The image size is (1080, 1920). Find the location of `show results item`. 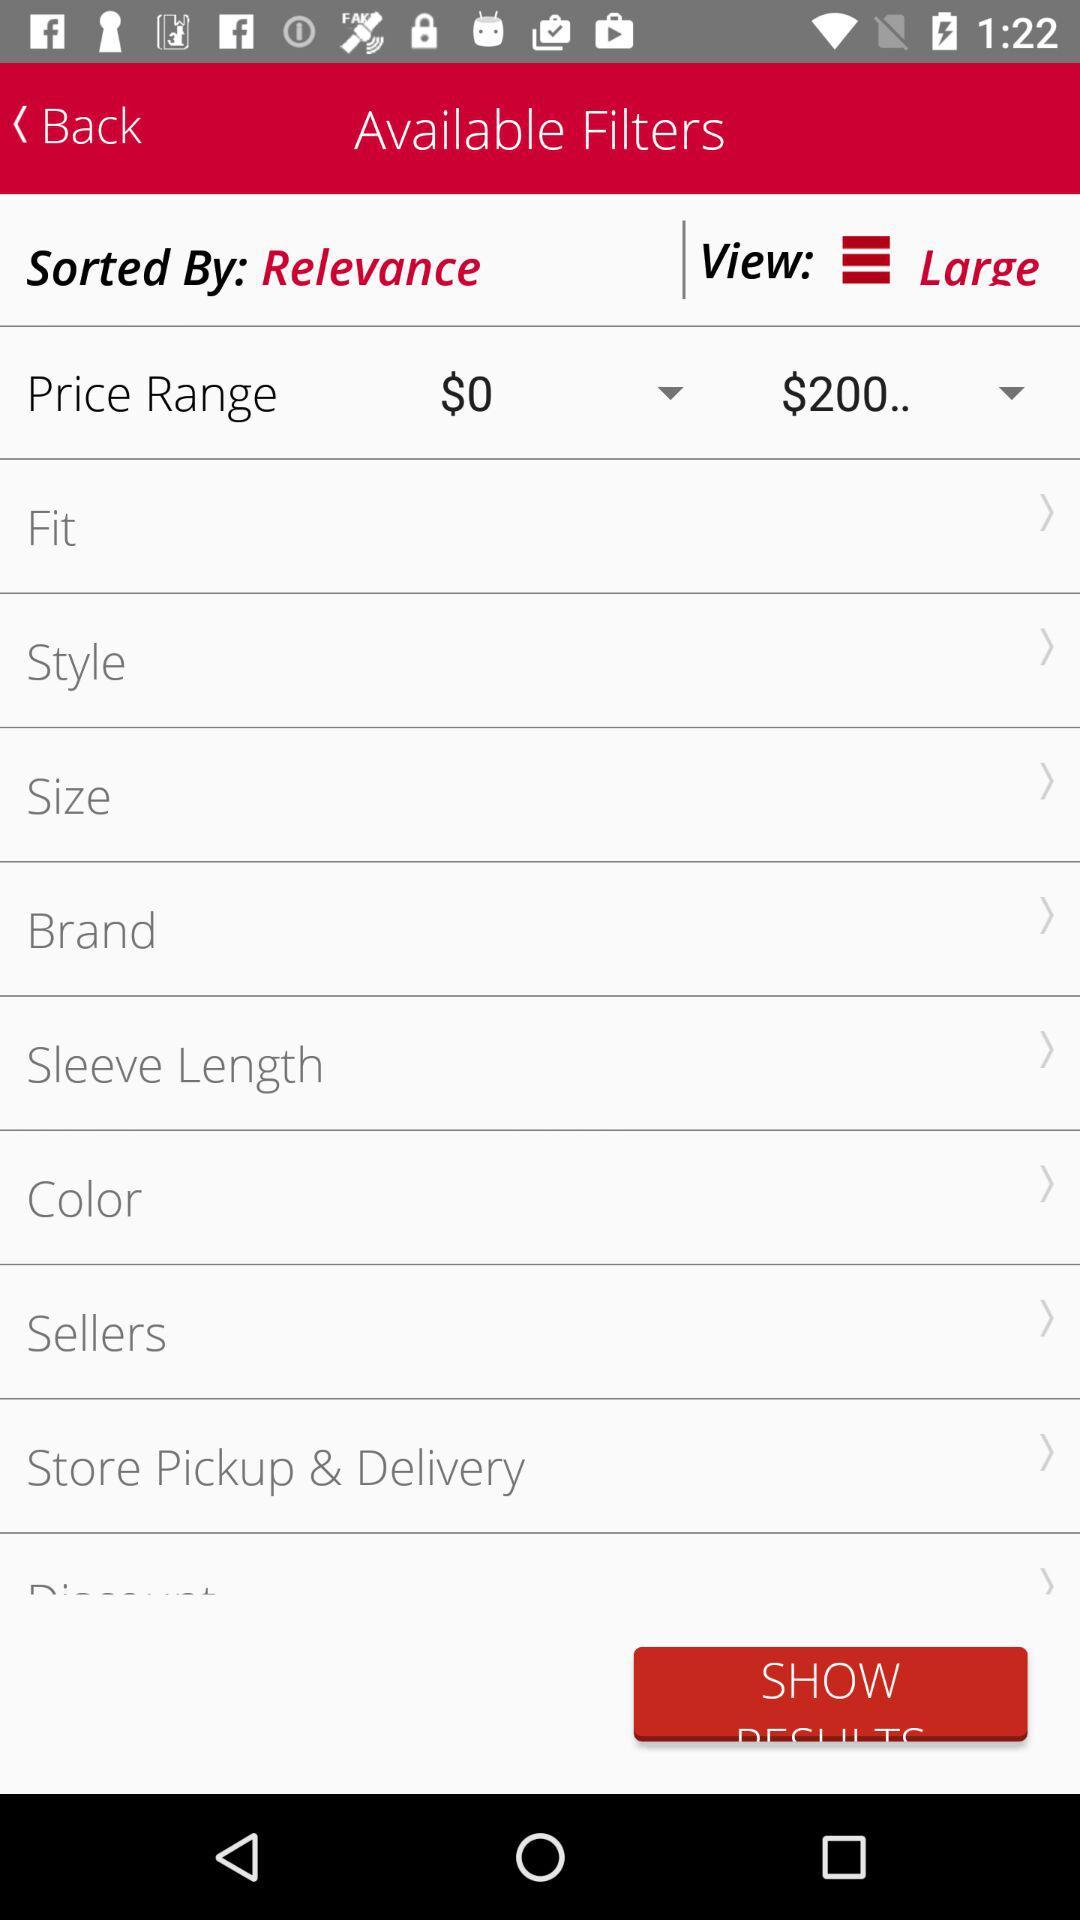

show results item is located at coordinates (830, 1693).